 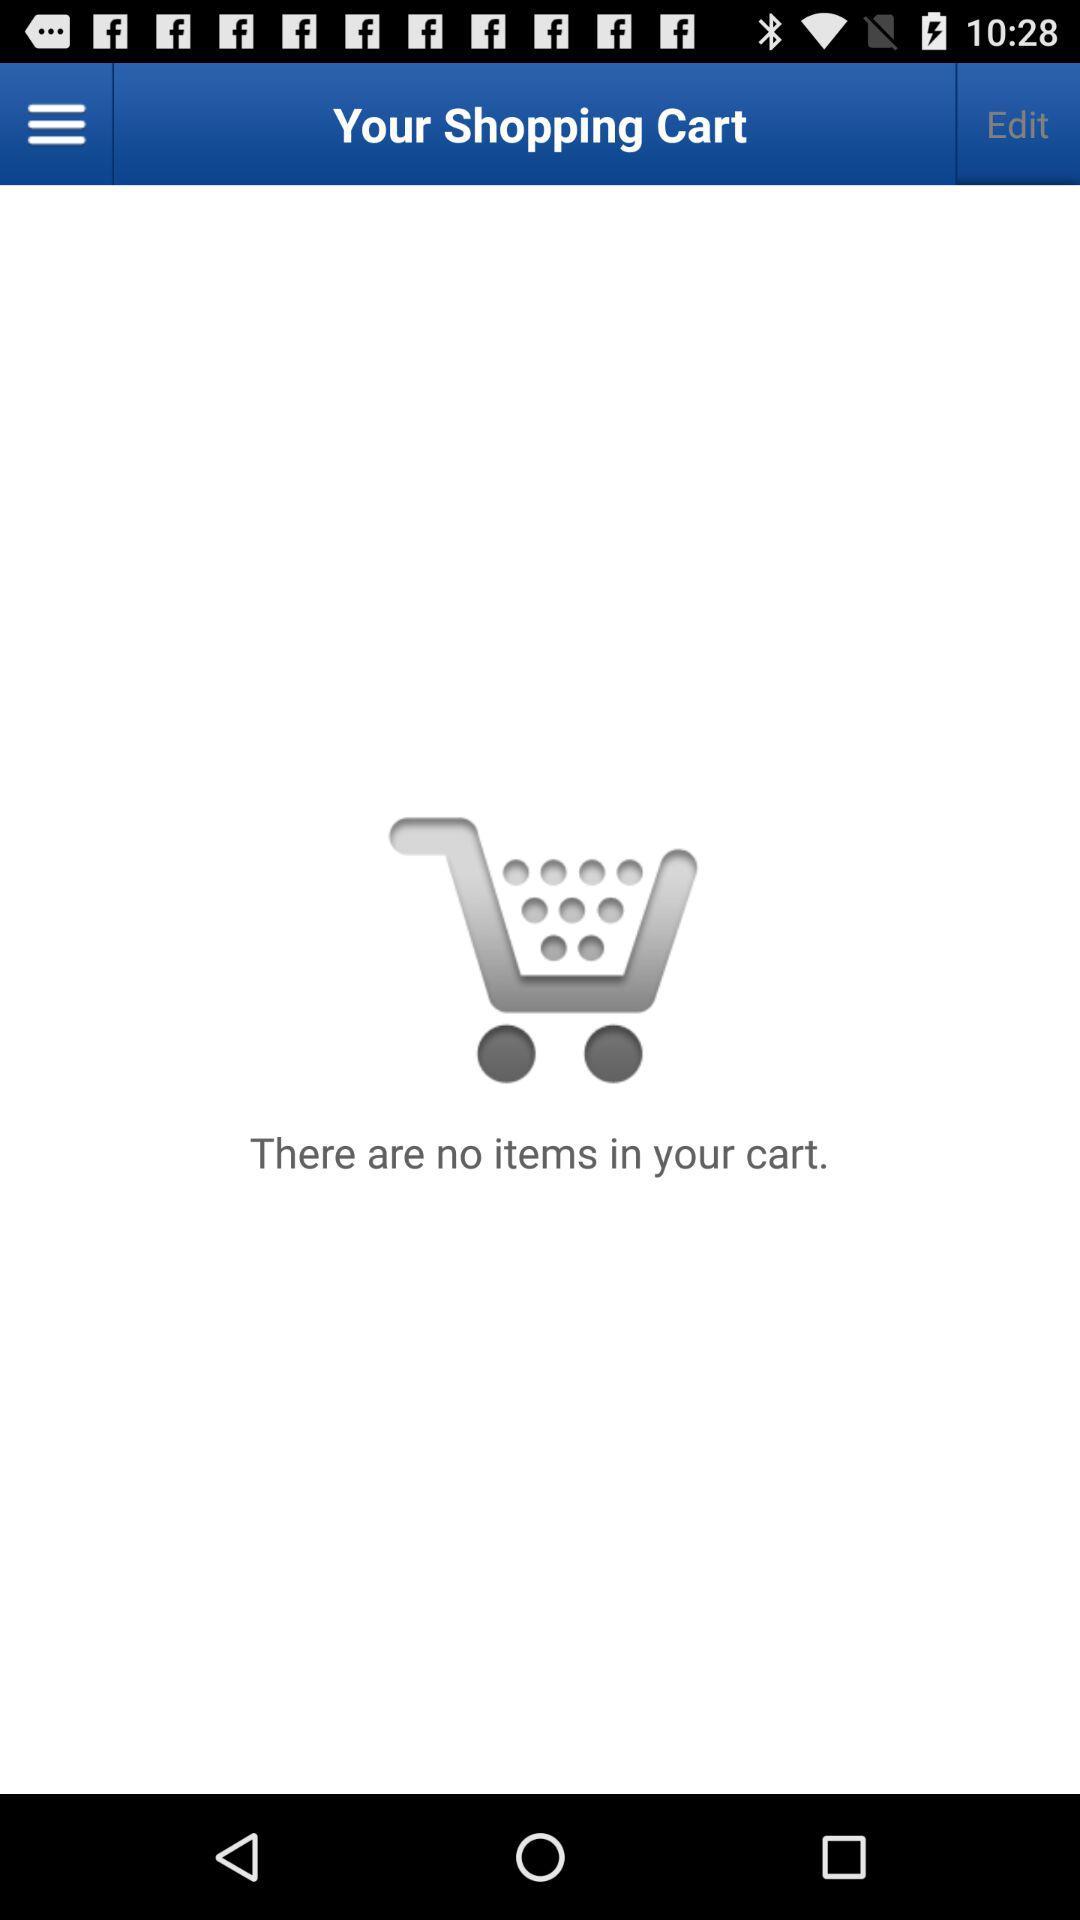 What do you see at coordinates (56, 123) in the screenshot?
I see `the icon at the top left corner` at bounding box center [56, 123].